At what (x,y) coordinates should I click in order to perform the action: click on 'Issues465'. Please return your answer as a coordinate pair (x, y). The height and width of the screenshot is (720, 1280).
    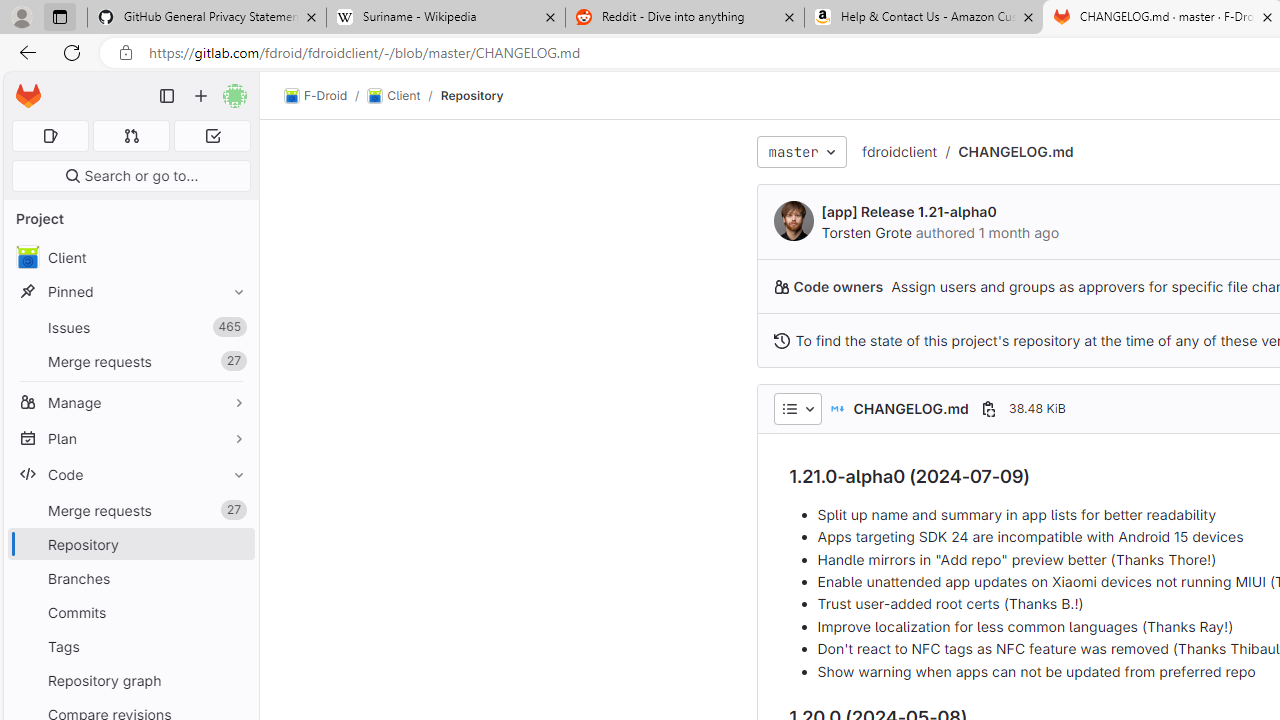
    Looking at the image, I should click on (130, 326).